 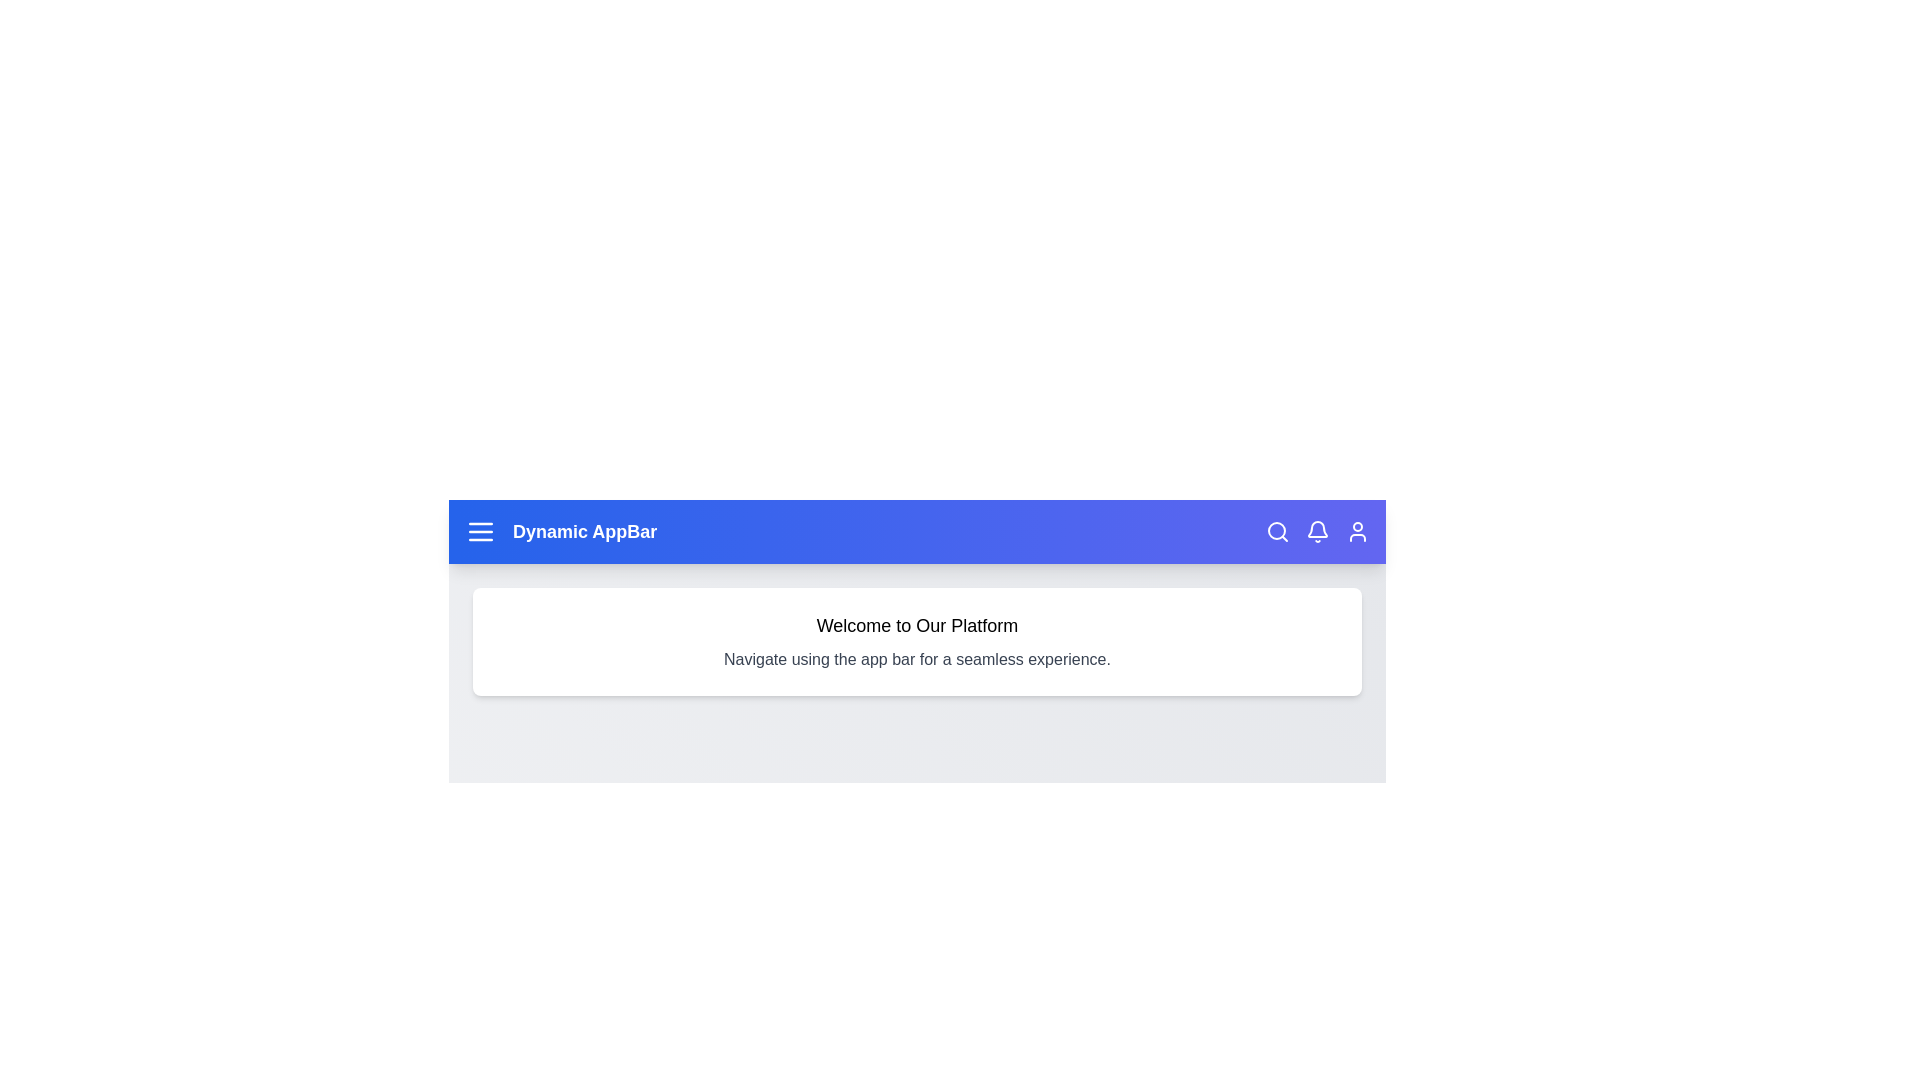 What do you see at coordinates (916, 624) in the screenshot?
I see `the subheader text to select it` at bounding box center [916, 624].